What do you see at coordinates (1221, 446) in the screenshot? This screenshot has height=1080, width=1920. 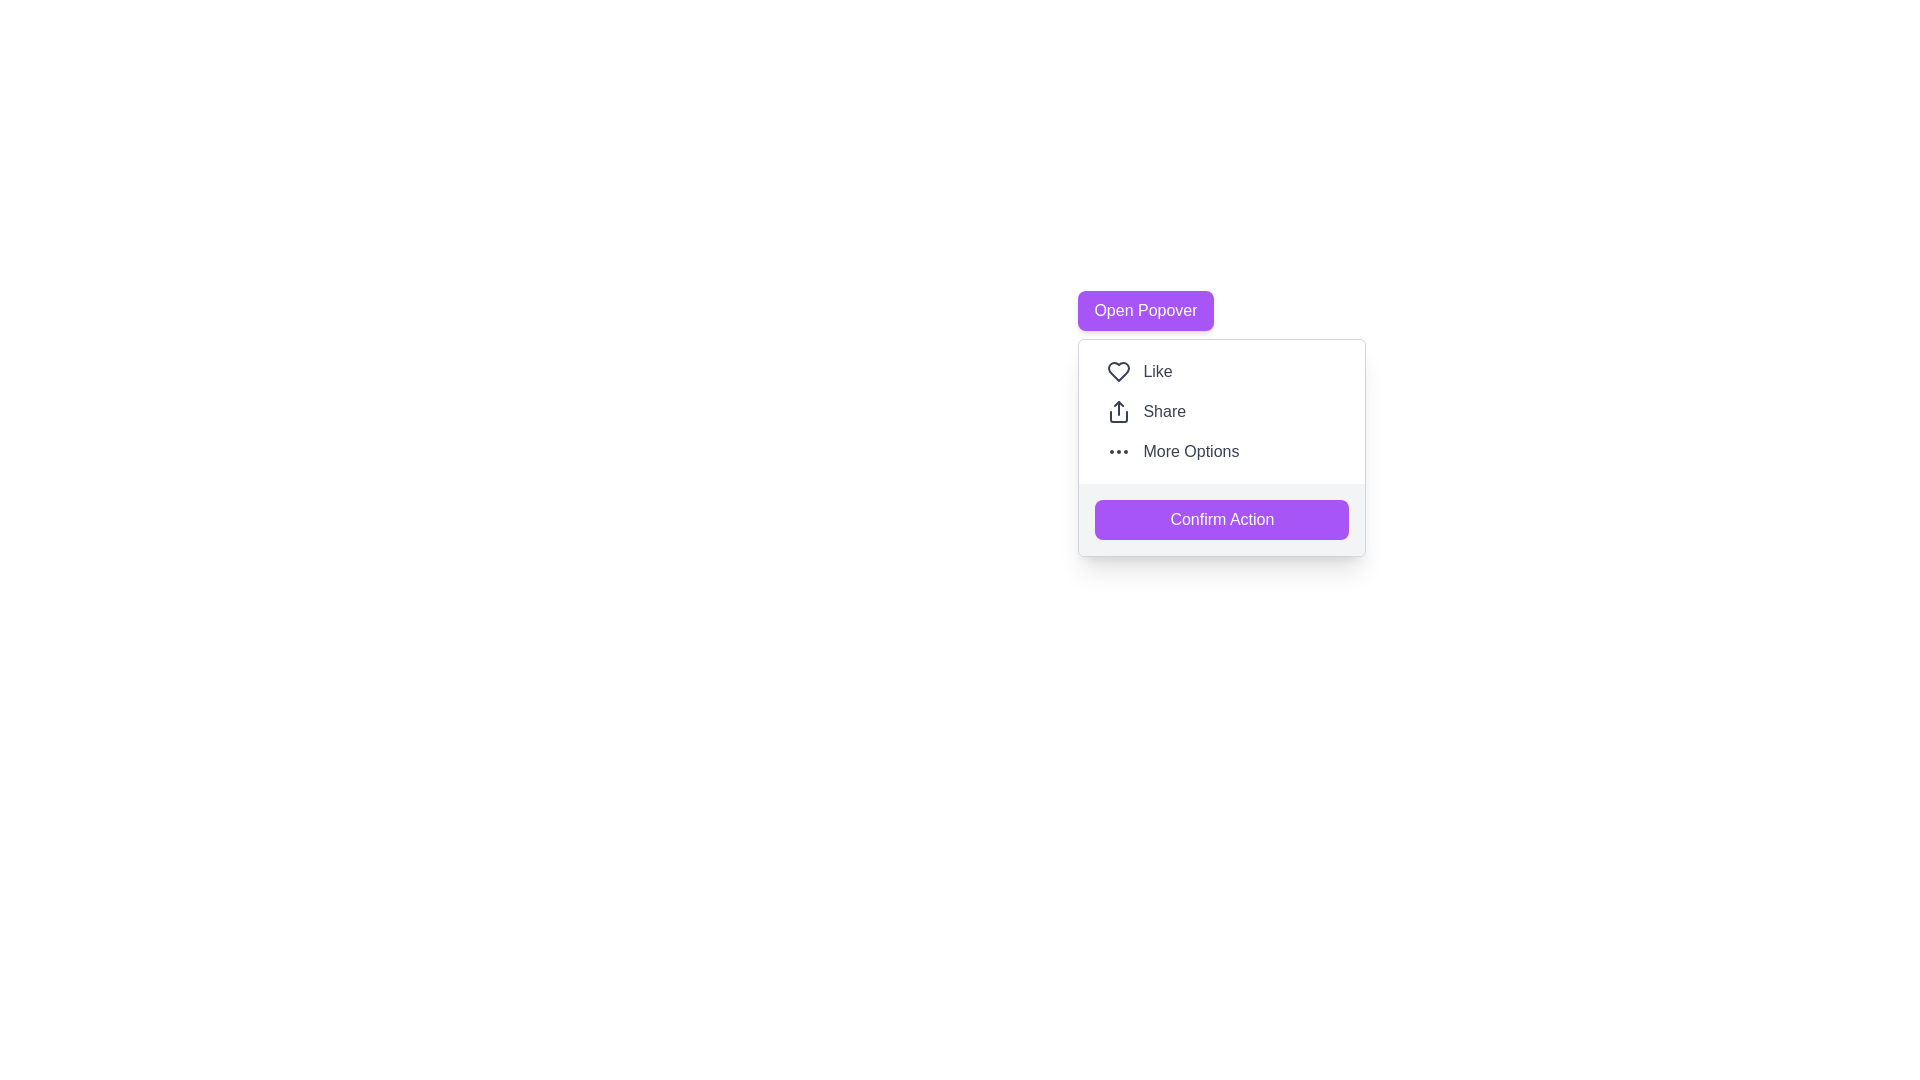 I see `the 'Like', 'Share', or 'More Options' option in the pop-up menu that appears below the 'Open Popover' button` at bounding box center [1221, 446].